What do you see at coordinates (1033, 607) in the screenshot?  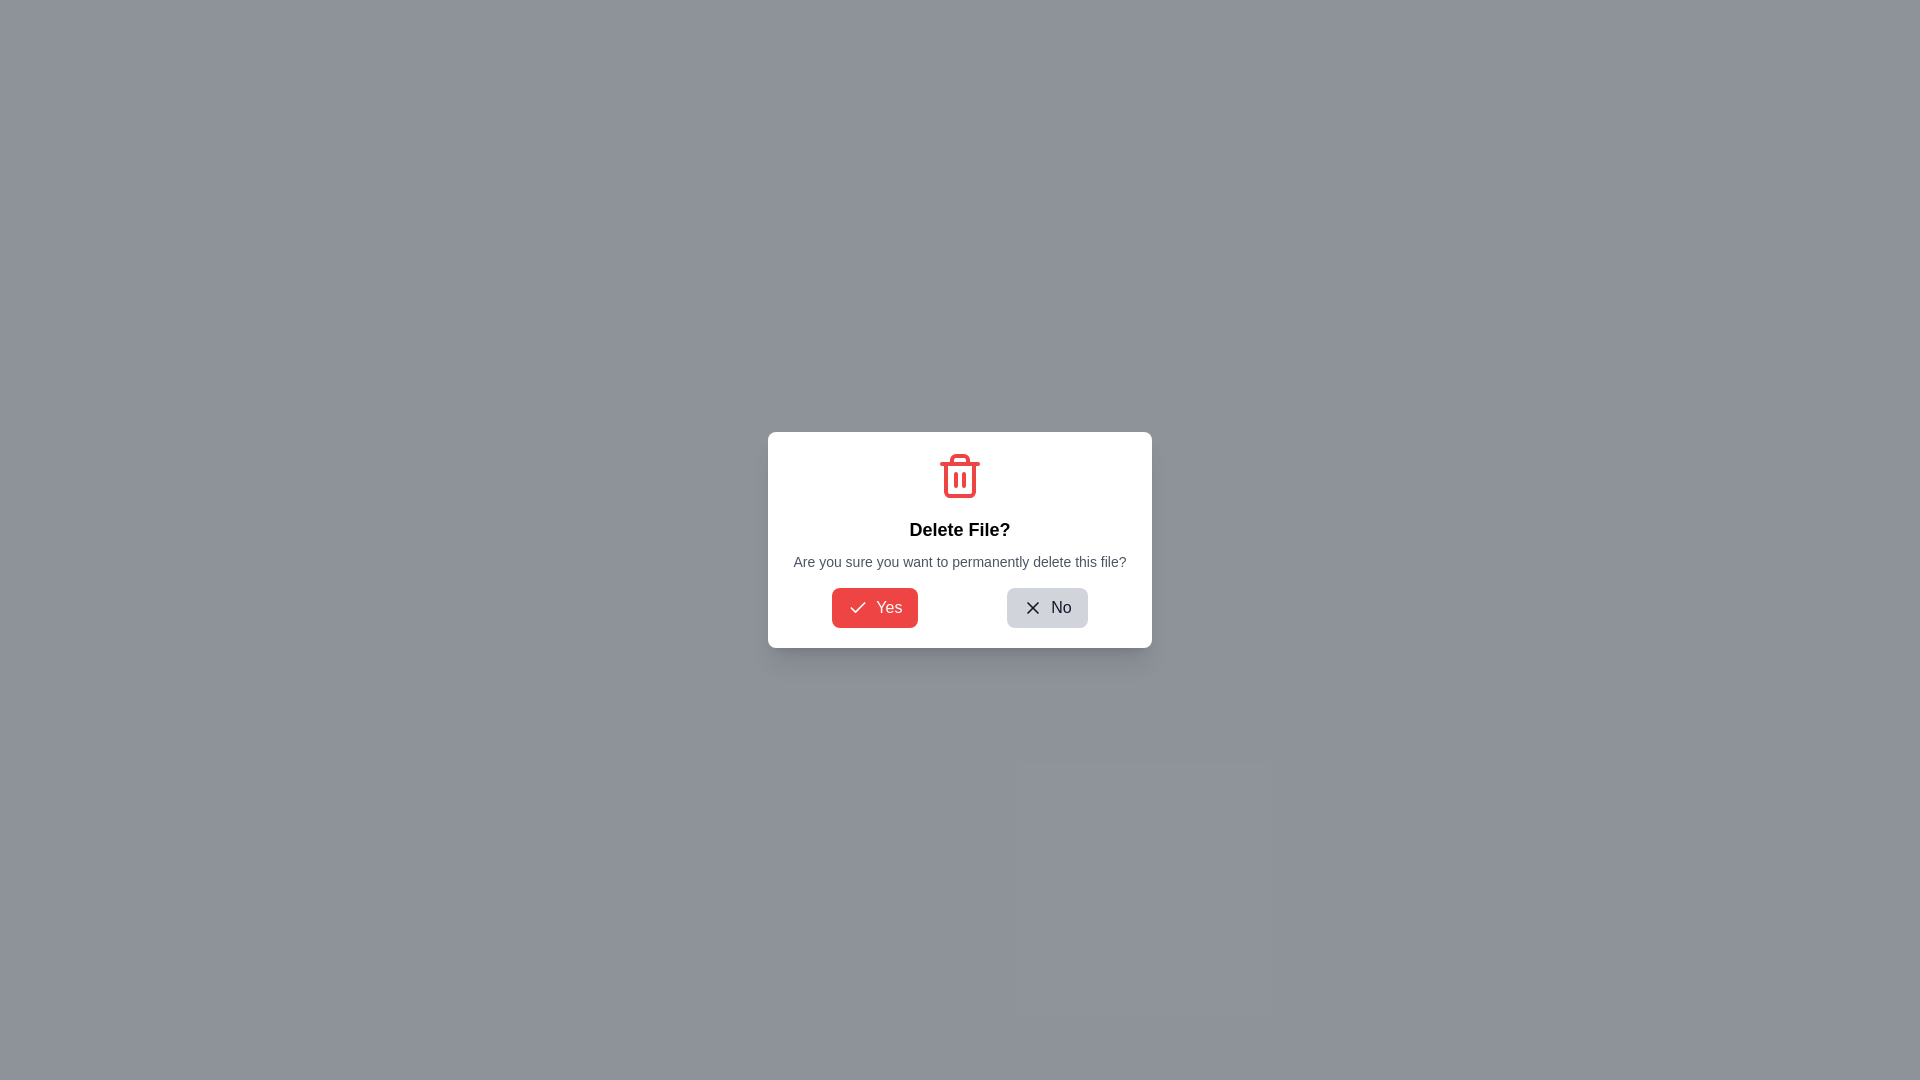 I see `the 'X' icon within the 'No' button` at bounding box center [1033, 607].